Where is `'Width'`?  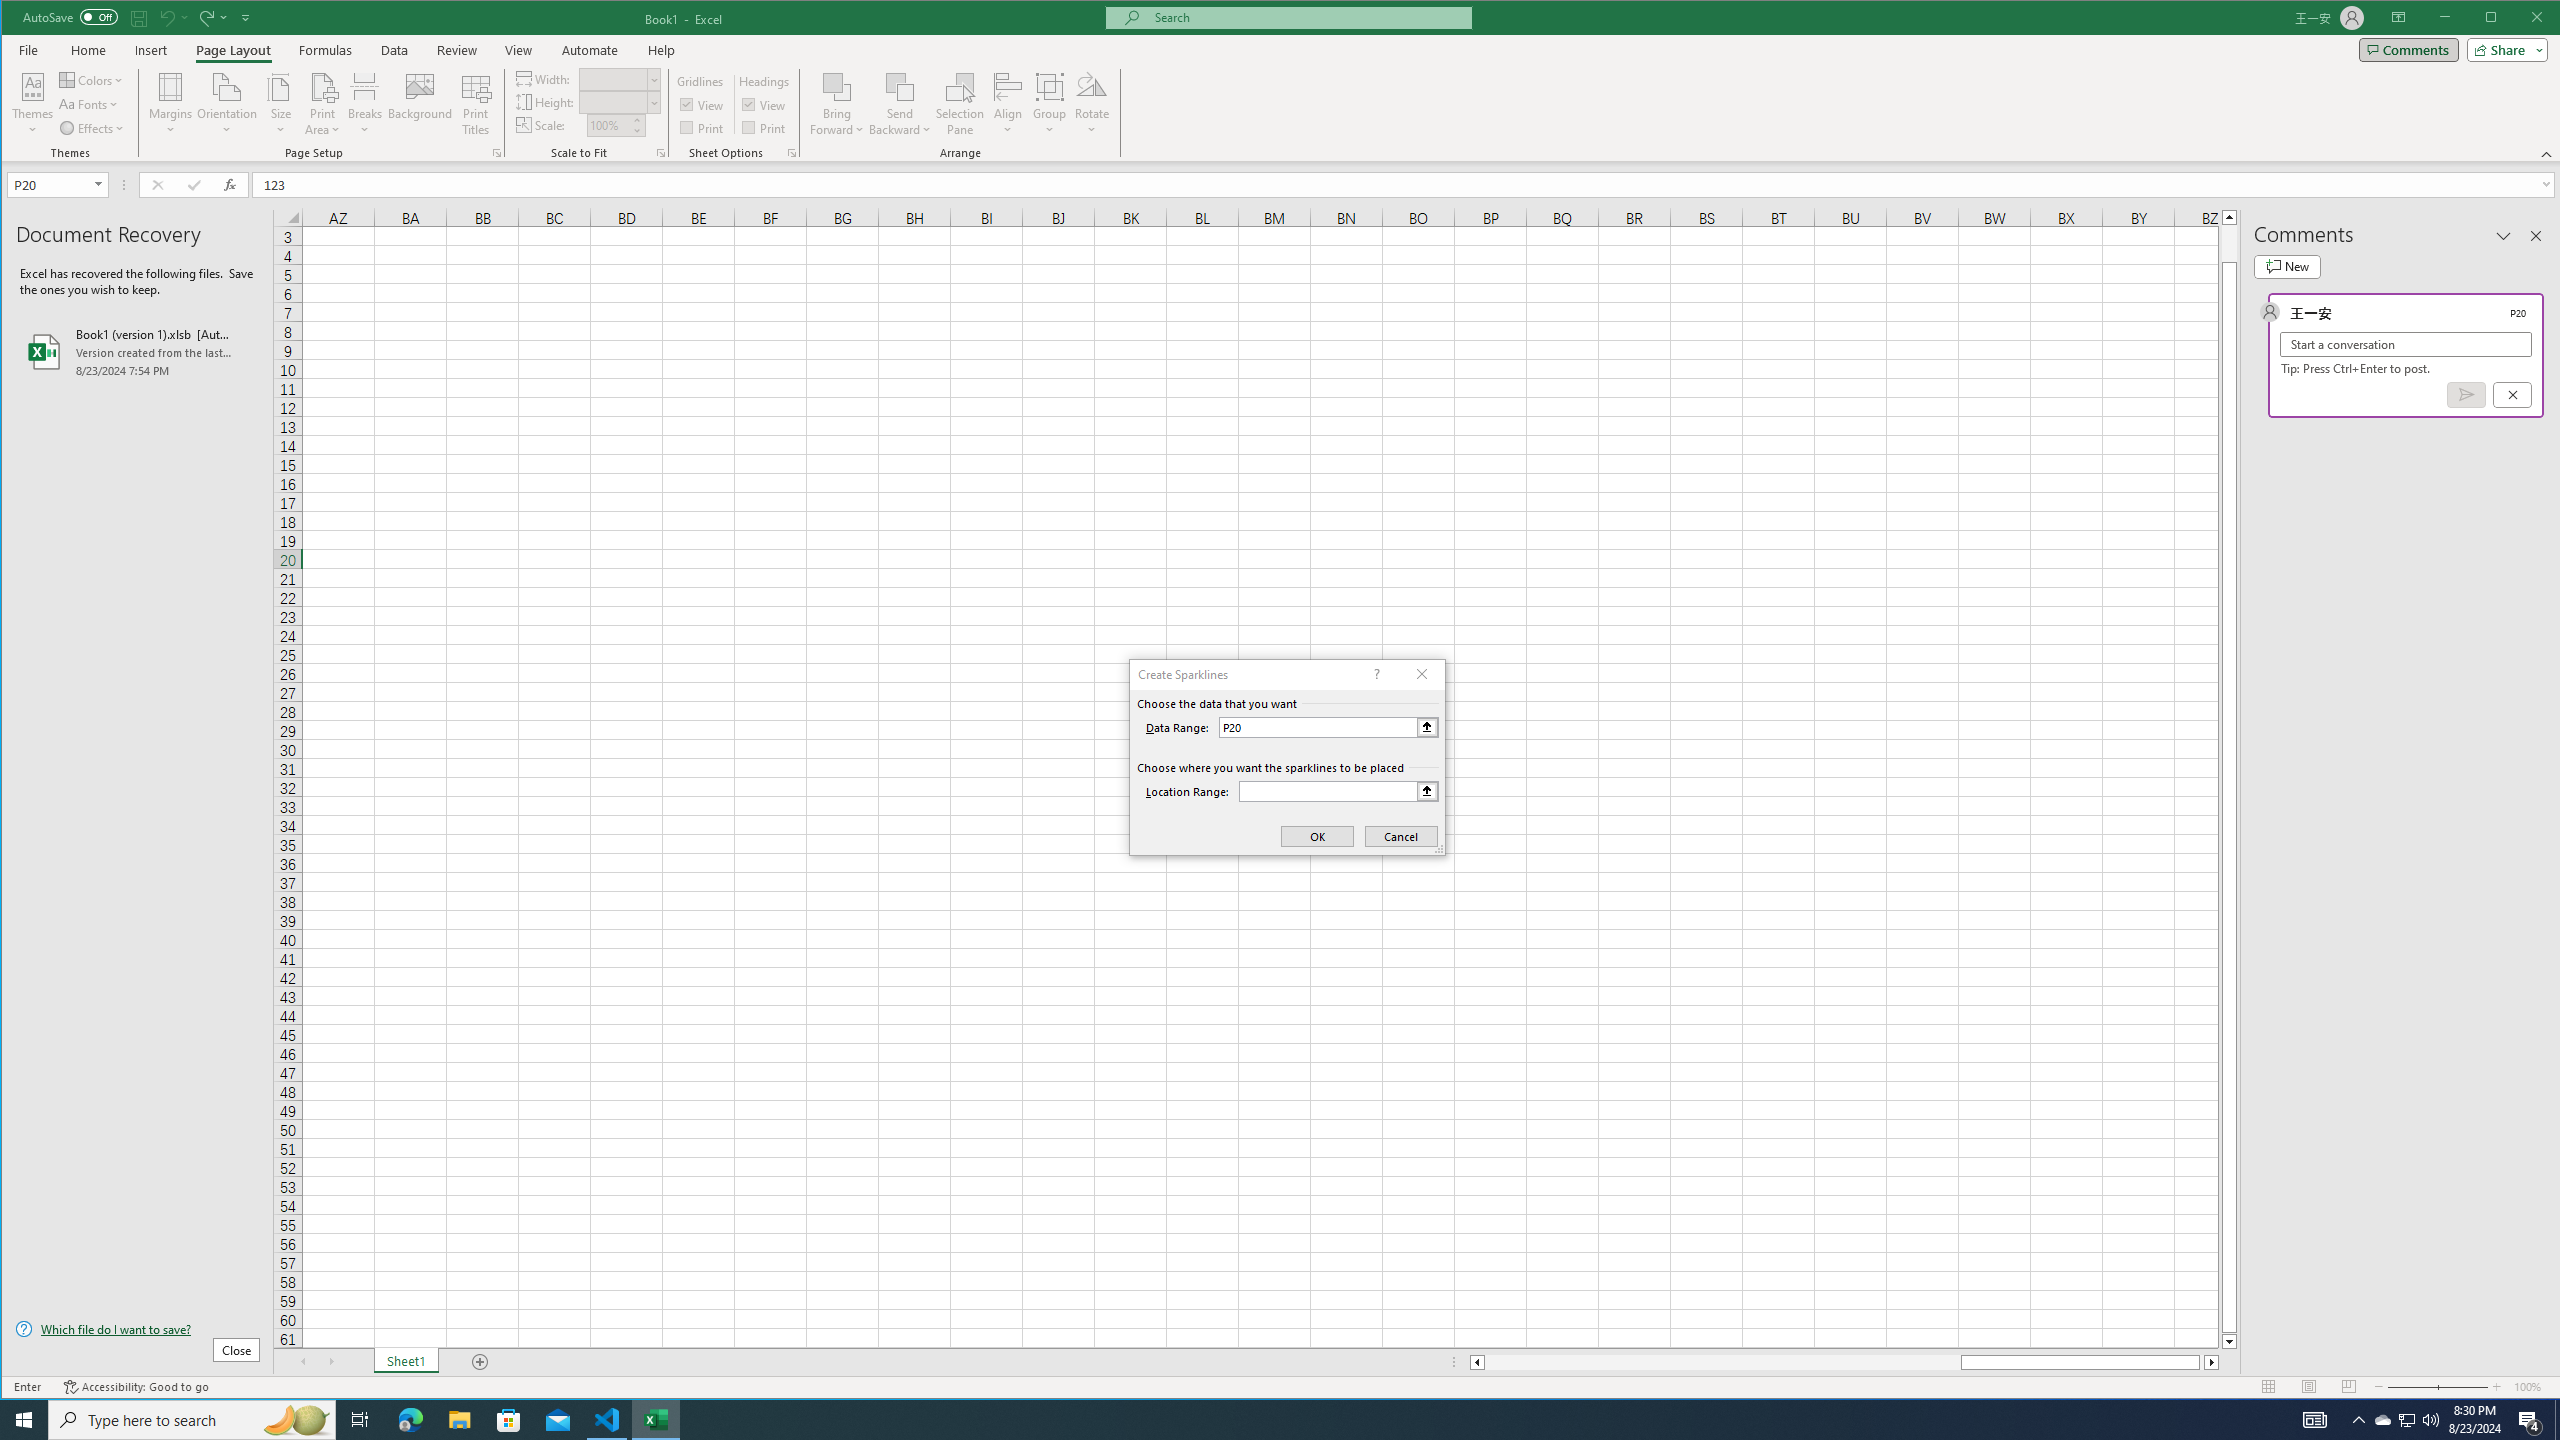
'Width' is located at coordinates (619, 78).